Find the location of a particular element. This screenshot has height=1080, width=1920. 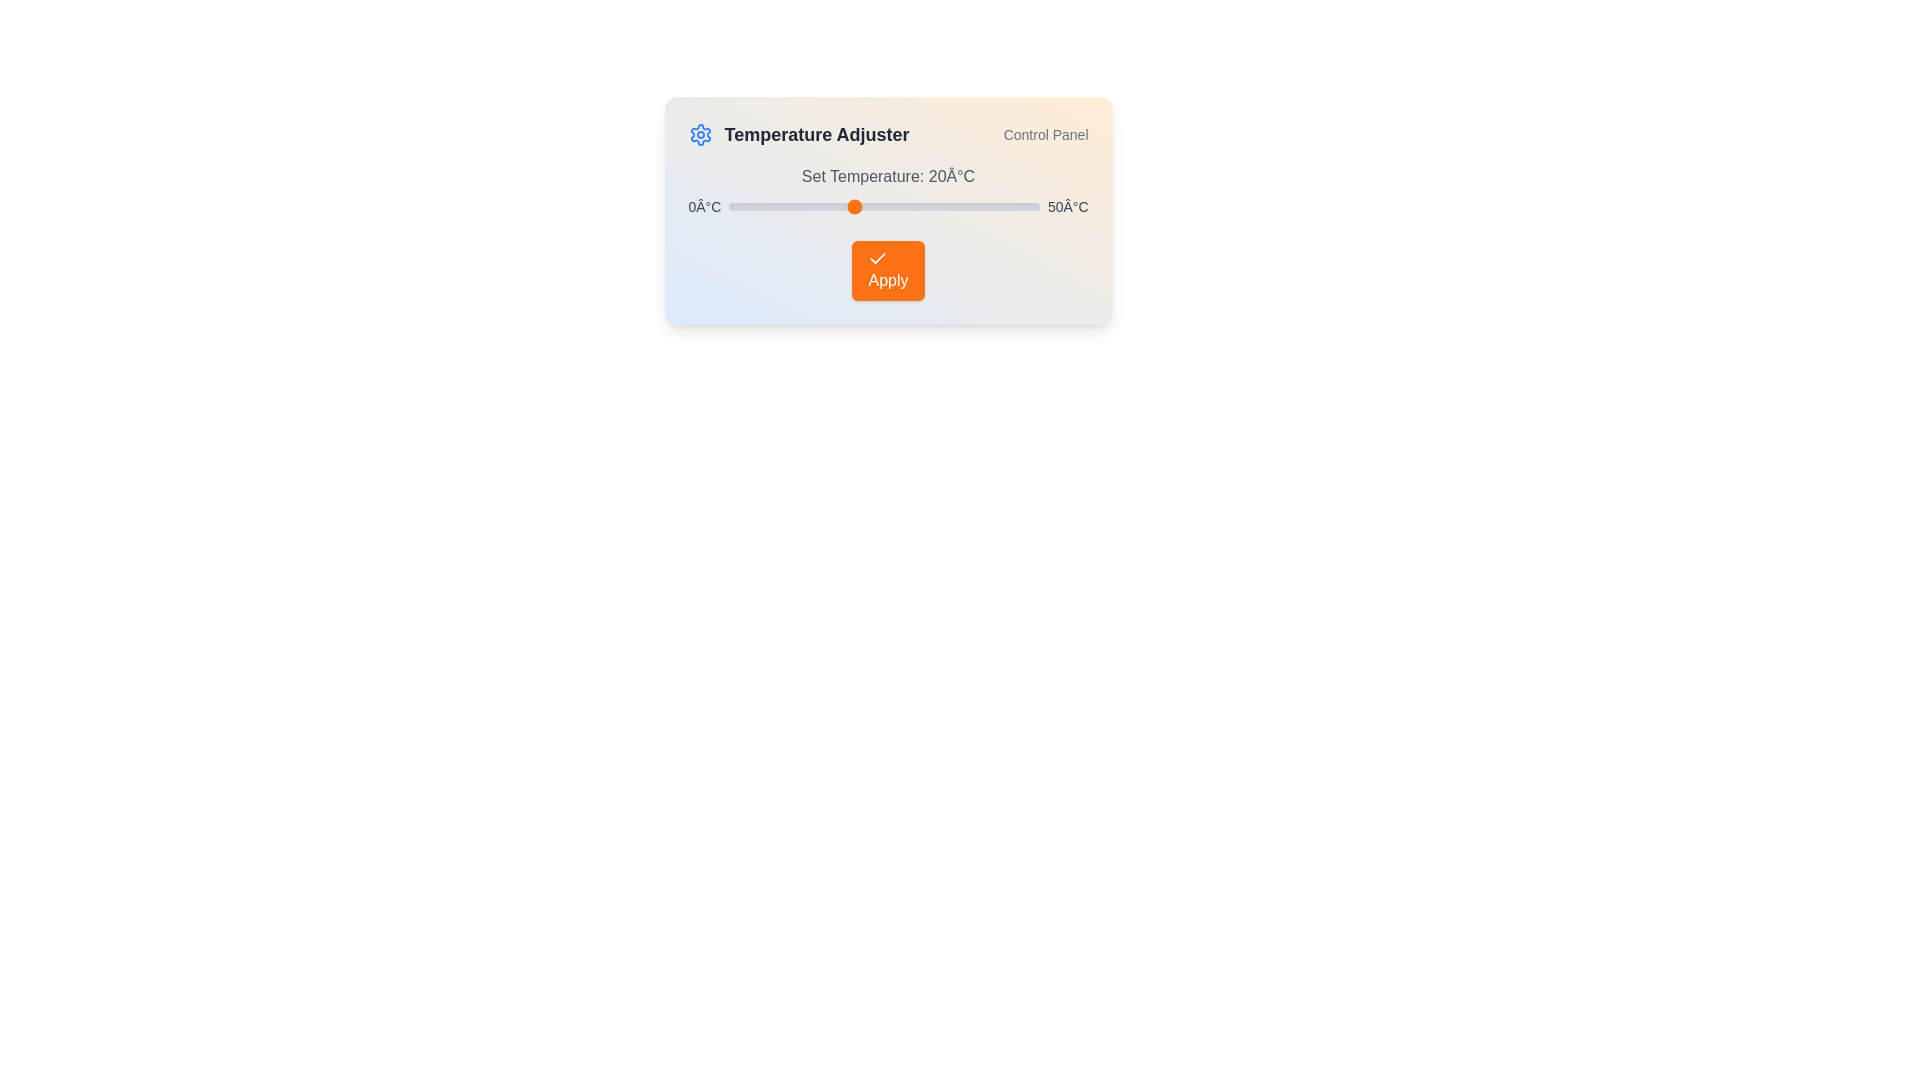

the settings icon to access additional options is located at coordinates (700, 135).